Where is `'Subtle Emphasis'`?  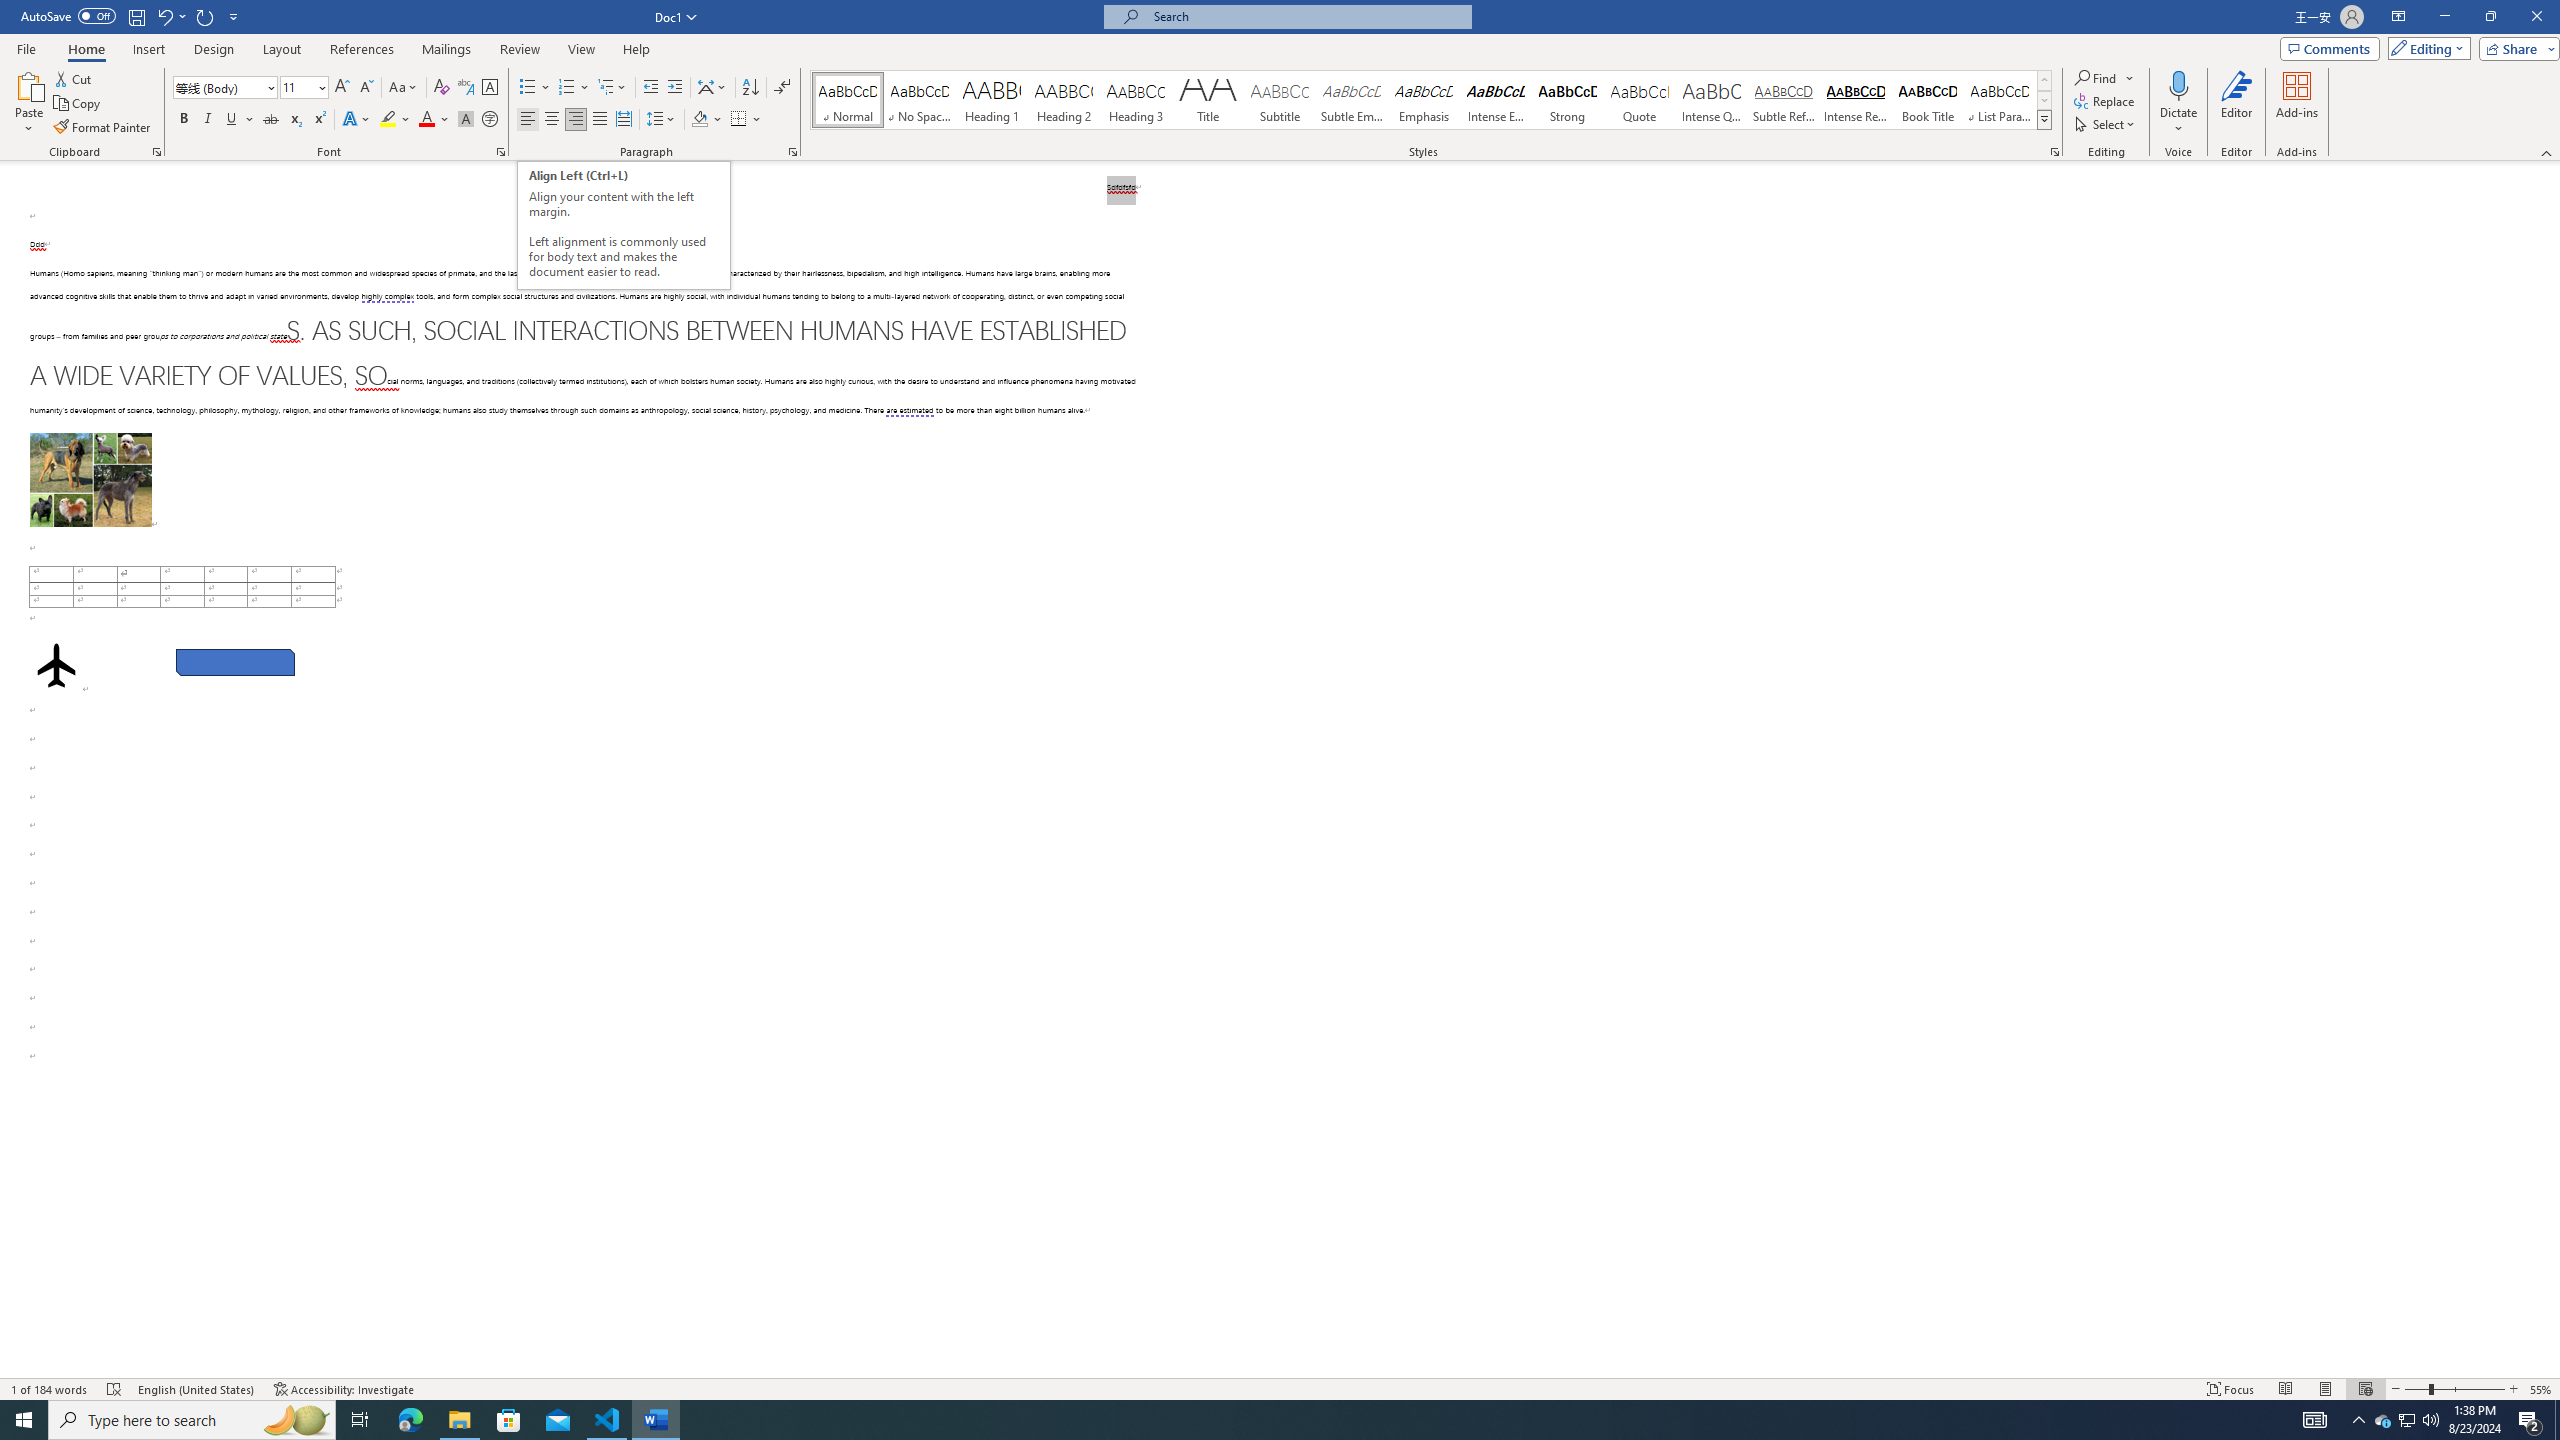 'Subtle Emphasis' is located at coordinates (1350, 99).